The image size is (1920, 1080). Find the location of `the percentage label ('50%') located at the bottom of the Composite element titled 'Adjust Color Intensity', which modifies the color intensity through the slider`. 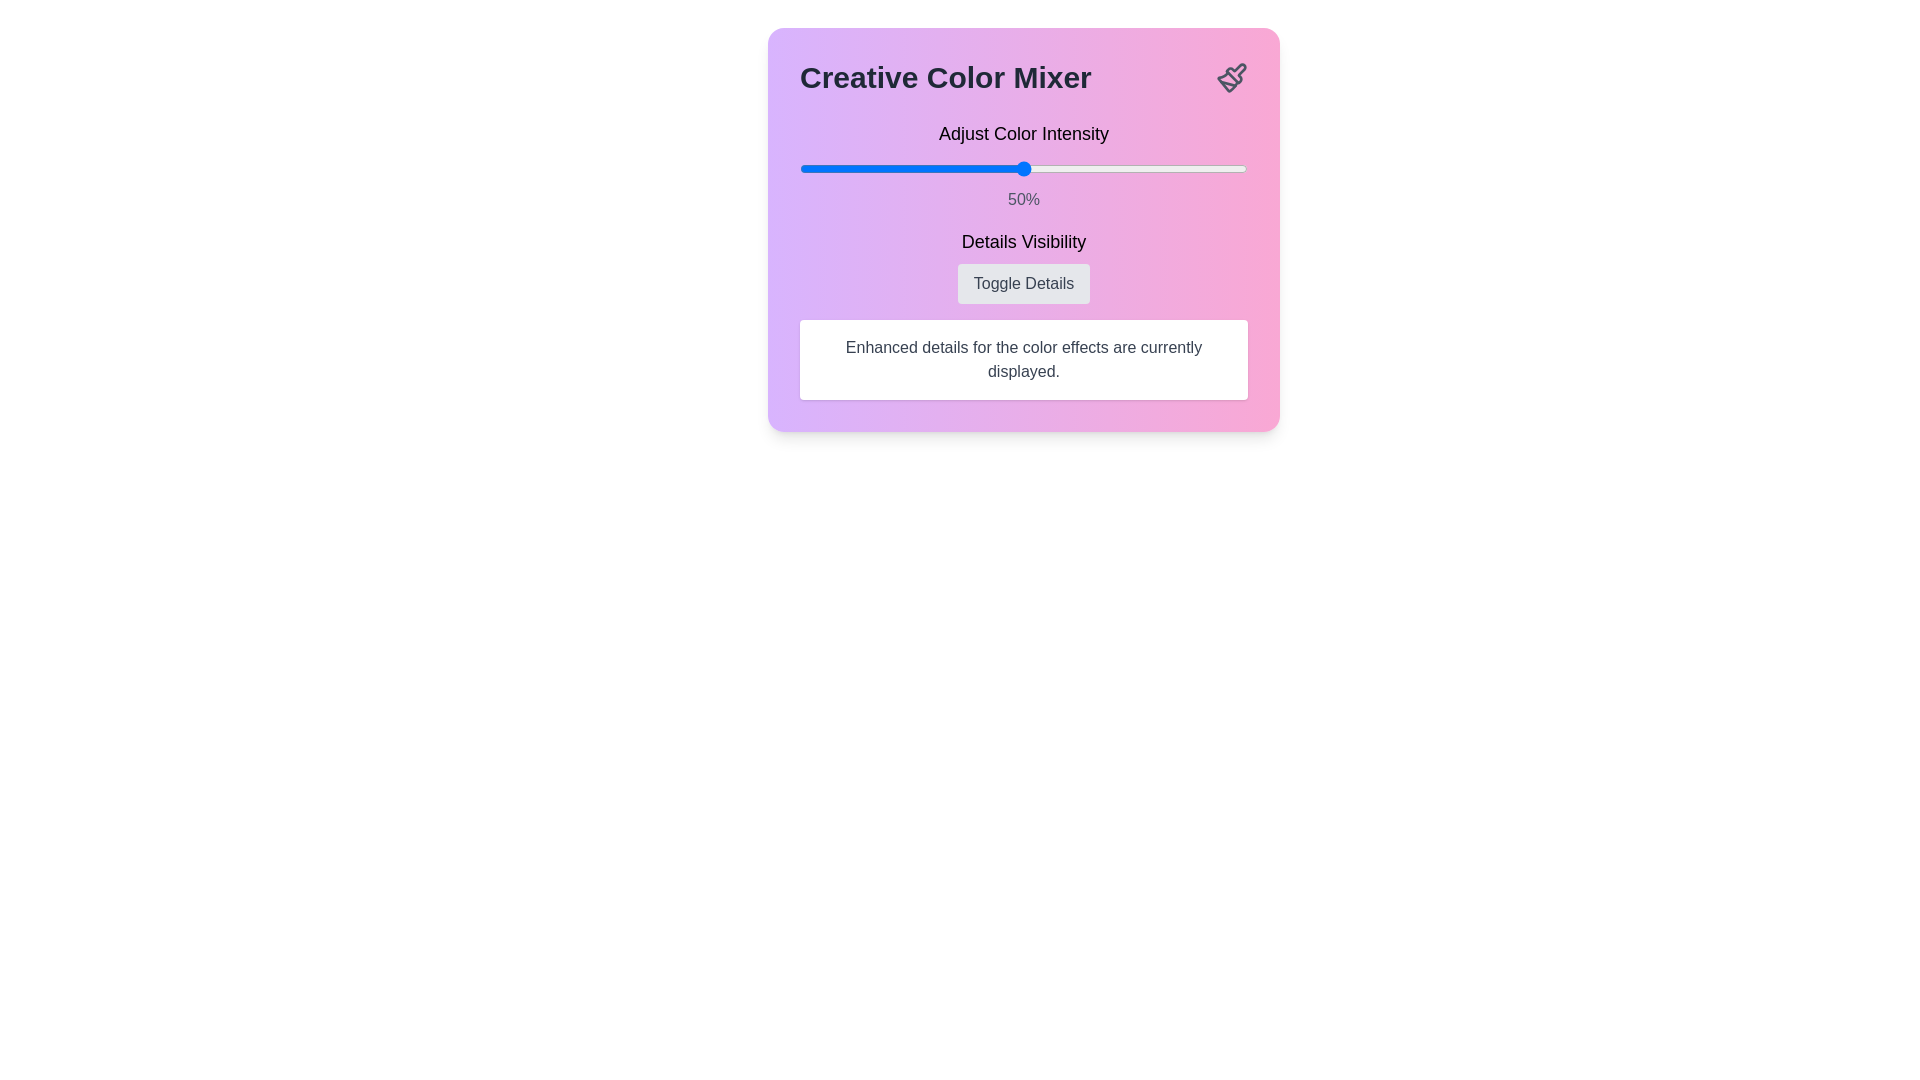

the percentage label ('50%') located at the bottom of the Composite element titled 'Adjust Color Intensity', which modifies the color intensity through the slider is located at coordinates (1023, 164).